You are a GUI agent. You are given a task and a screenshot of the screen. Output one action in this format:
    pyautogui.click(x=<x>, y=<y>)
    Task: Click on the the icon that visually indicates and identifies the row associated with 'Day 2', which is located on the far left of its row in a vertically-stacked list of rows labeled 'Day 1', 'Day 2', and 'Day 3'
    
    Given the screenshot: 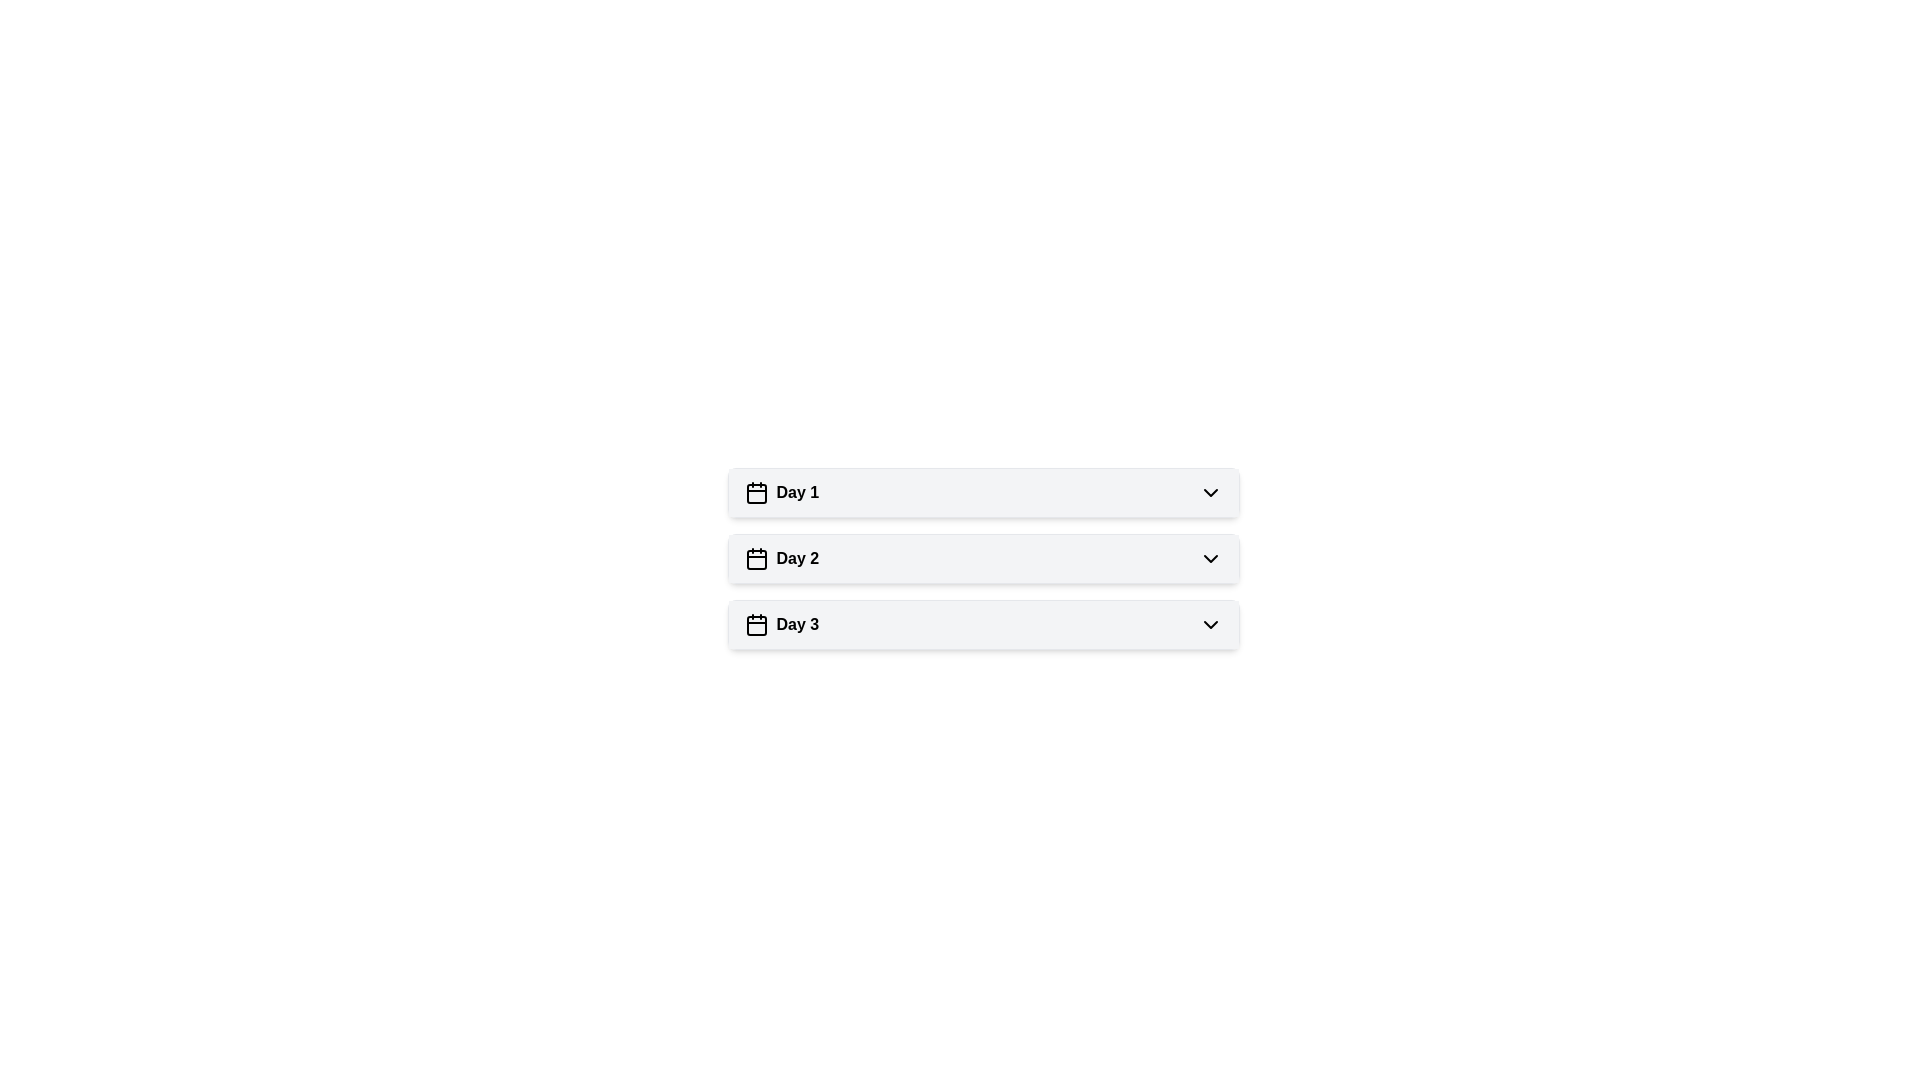 What is the action you would take?
    pyautogui.click(x=755, y=559)
    